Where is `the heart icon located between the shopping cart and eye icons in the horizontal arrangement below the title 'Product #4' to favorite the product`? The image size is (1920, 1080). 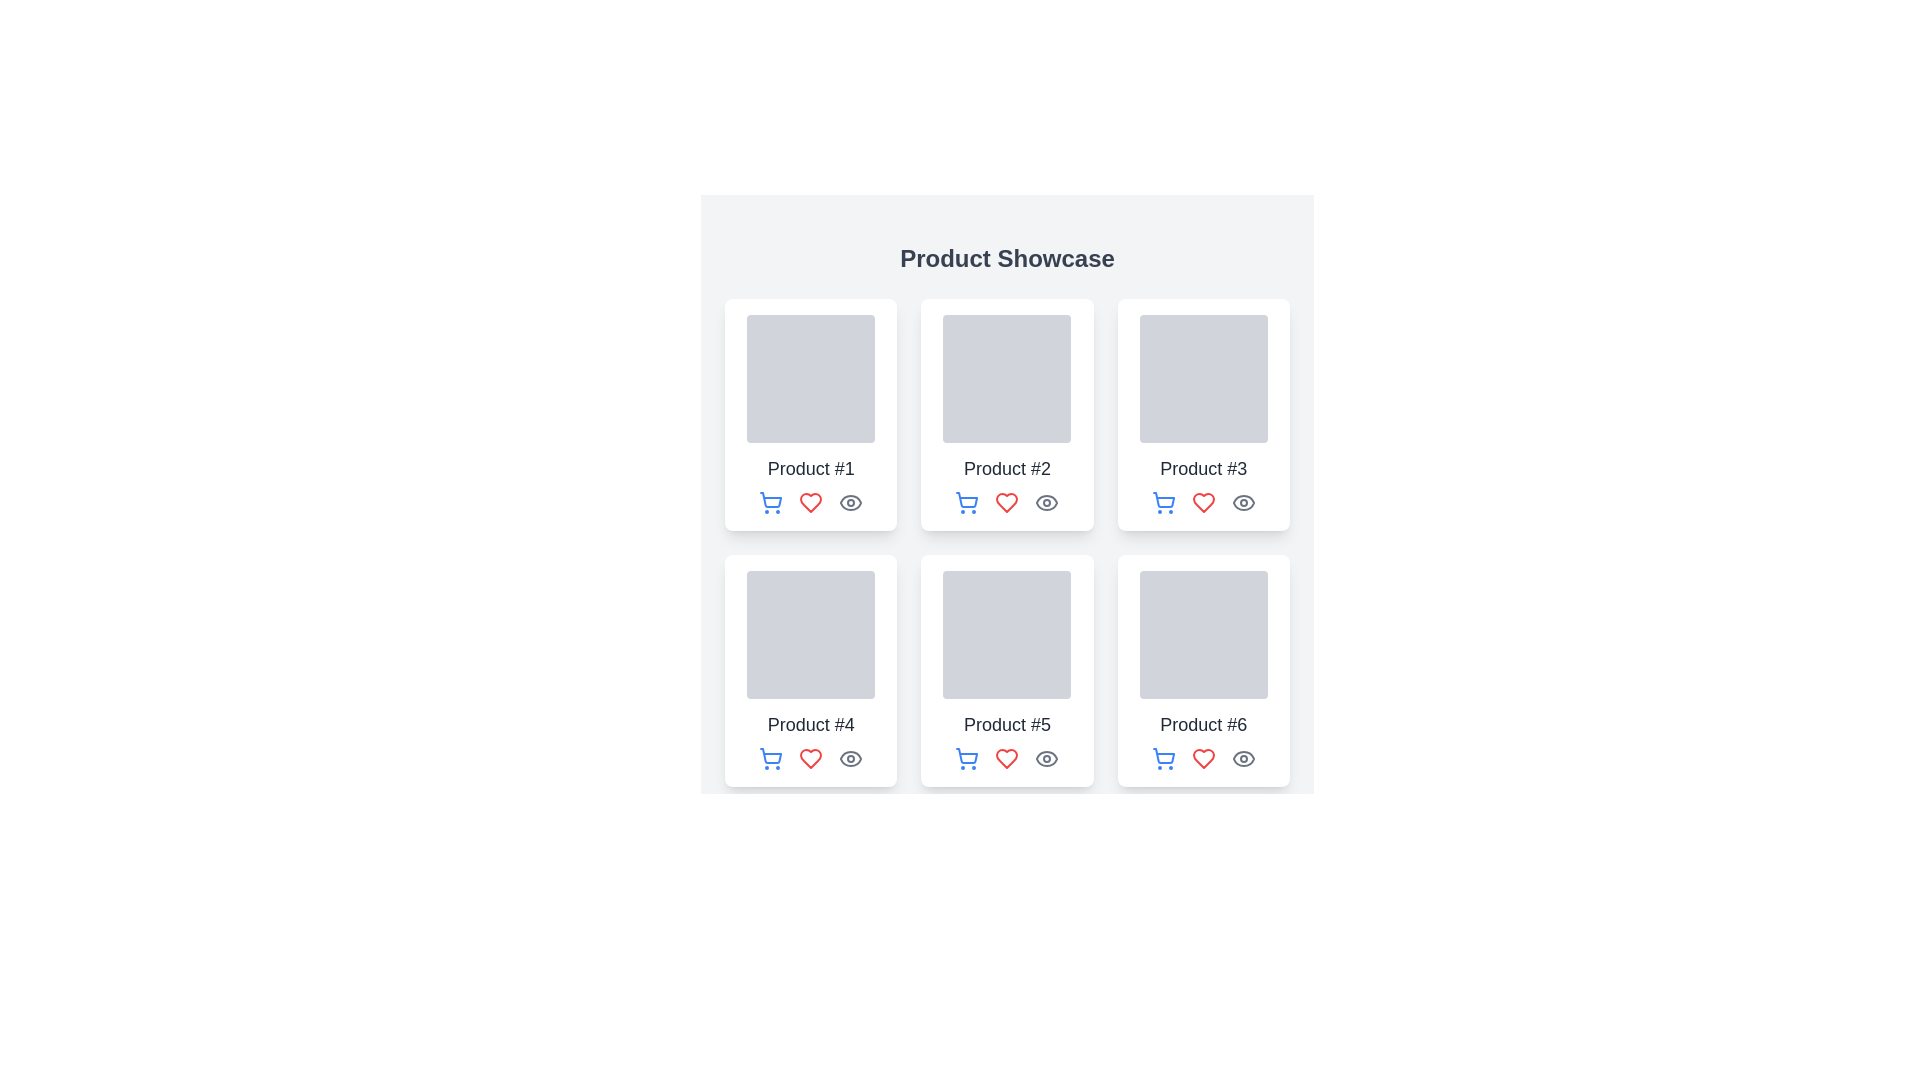
the heart icon located between the shopping cart and eye icons in the horizontal arrangement below the title 'Product #4' to favorite the product is located at coordinates (811, 759).